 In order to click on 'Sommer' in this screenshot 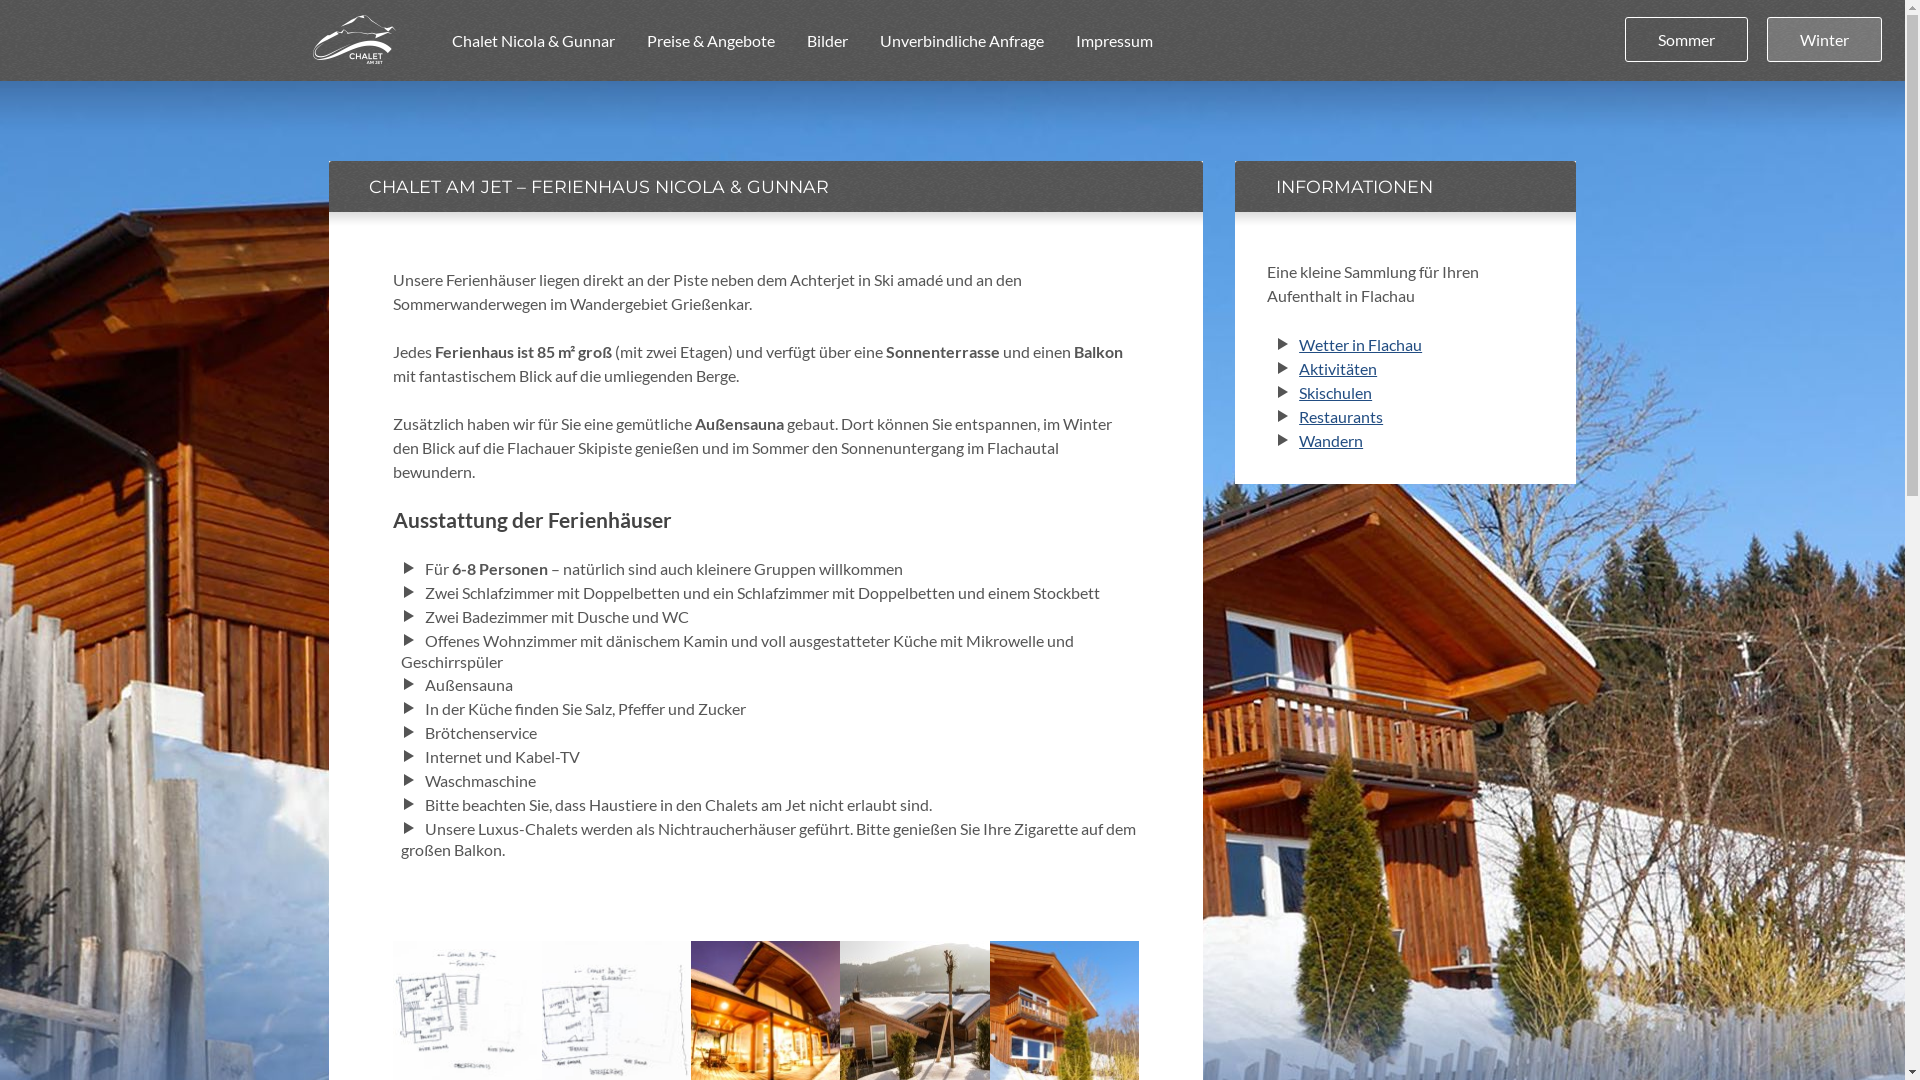, I will do `click(1685, 39)`.